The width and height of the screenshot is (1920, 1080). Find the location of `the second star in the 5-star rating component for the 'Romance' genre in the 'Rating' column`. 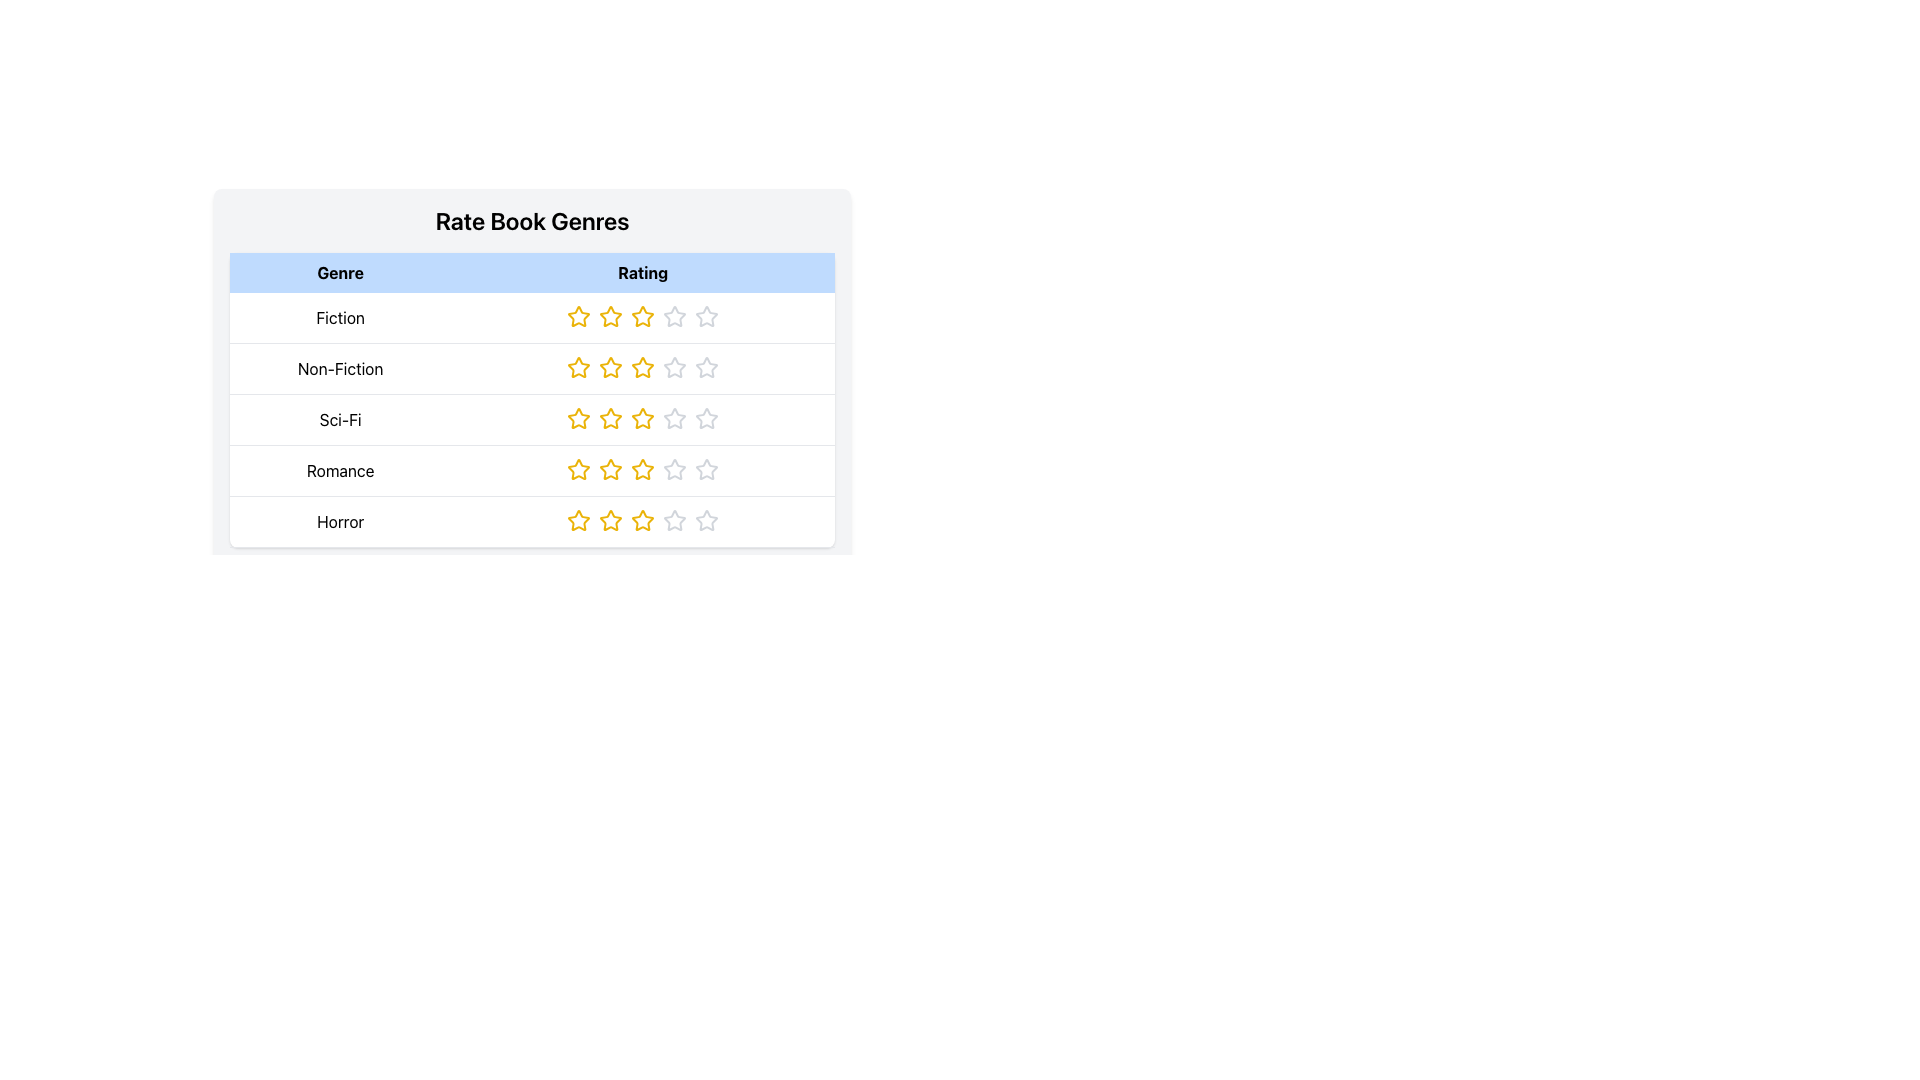

the second star in the 5-star rating component for the 'Romance' genre in the 'Rating' column is located at coordinates (578, 470).